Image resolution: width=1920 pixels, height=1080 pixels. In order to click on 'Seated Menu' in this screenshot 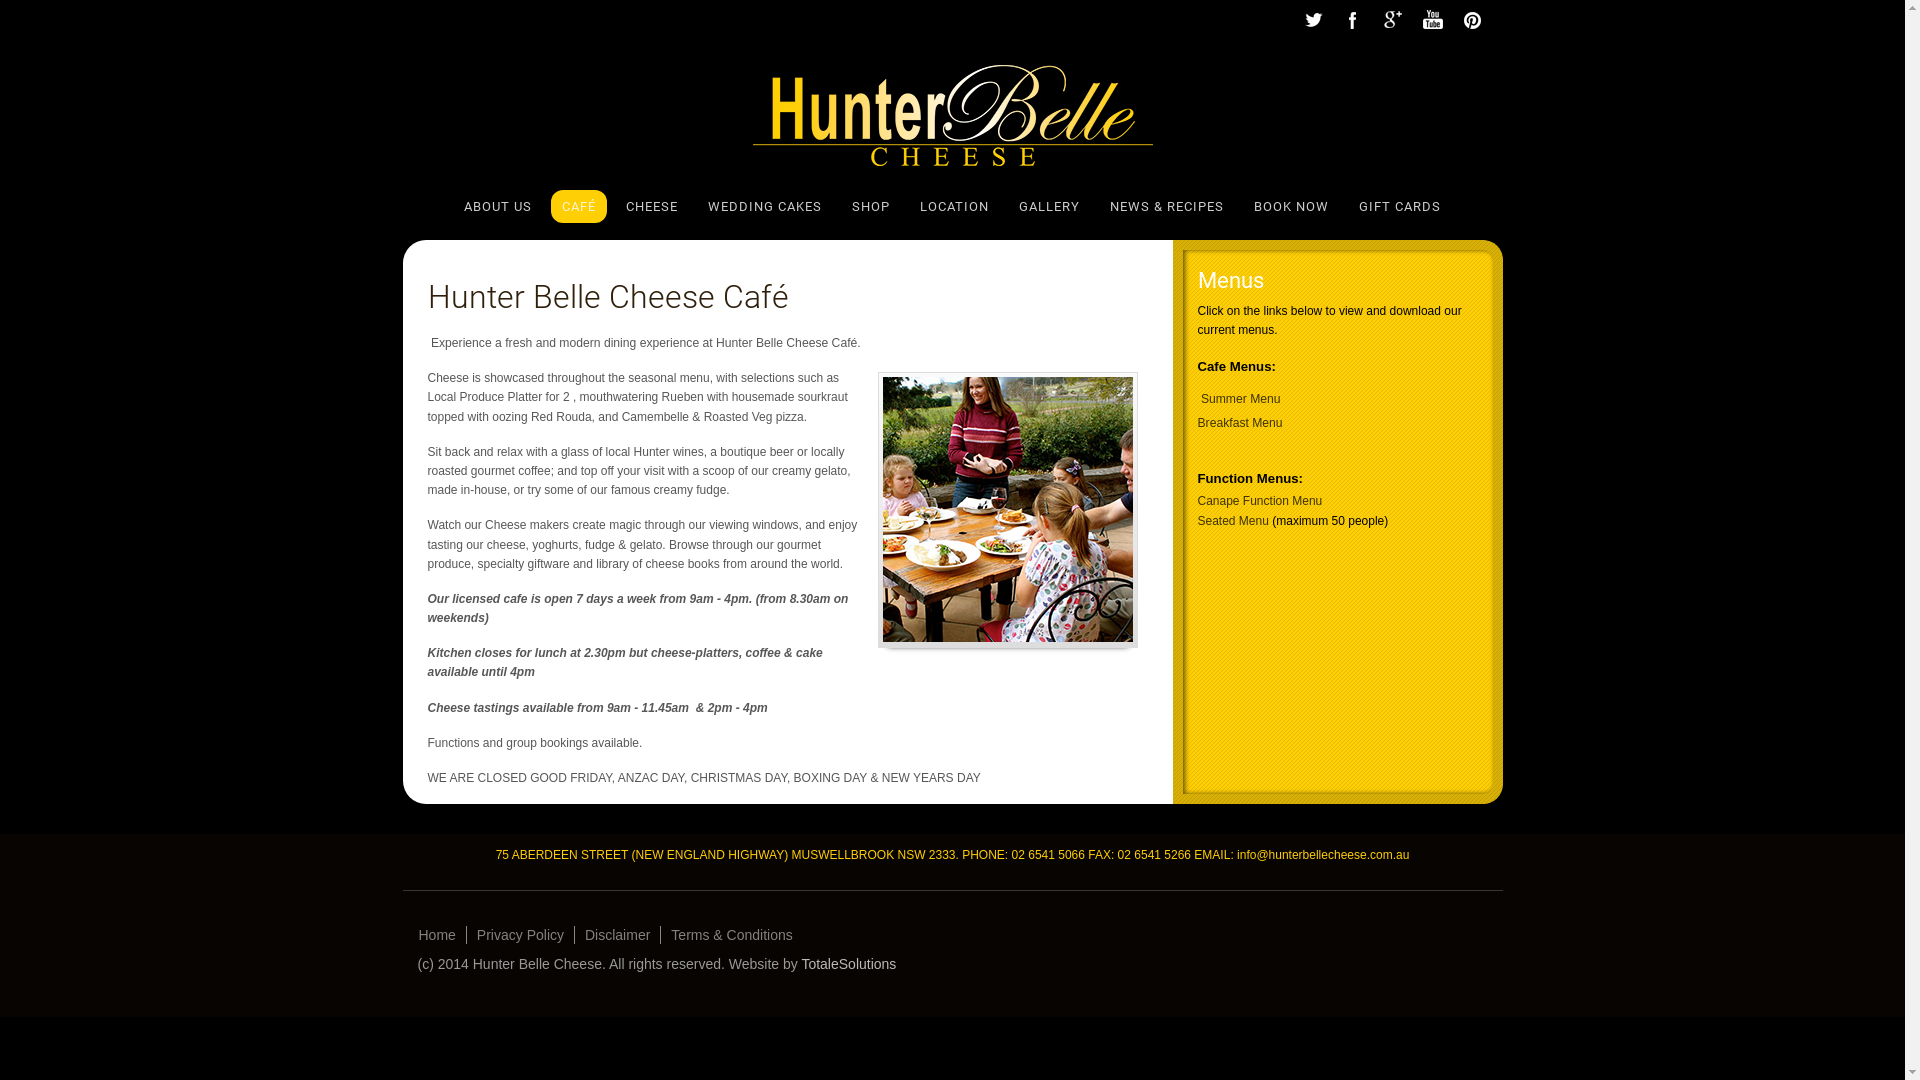, I will do `click(1232, 519)`.